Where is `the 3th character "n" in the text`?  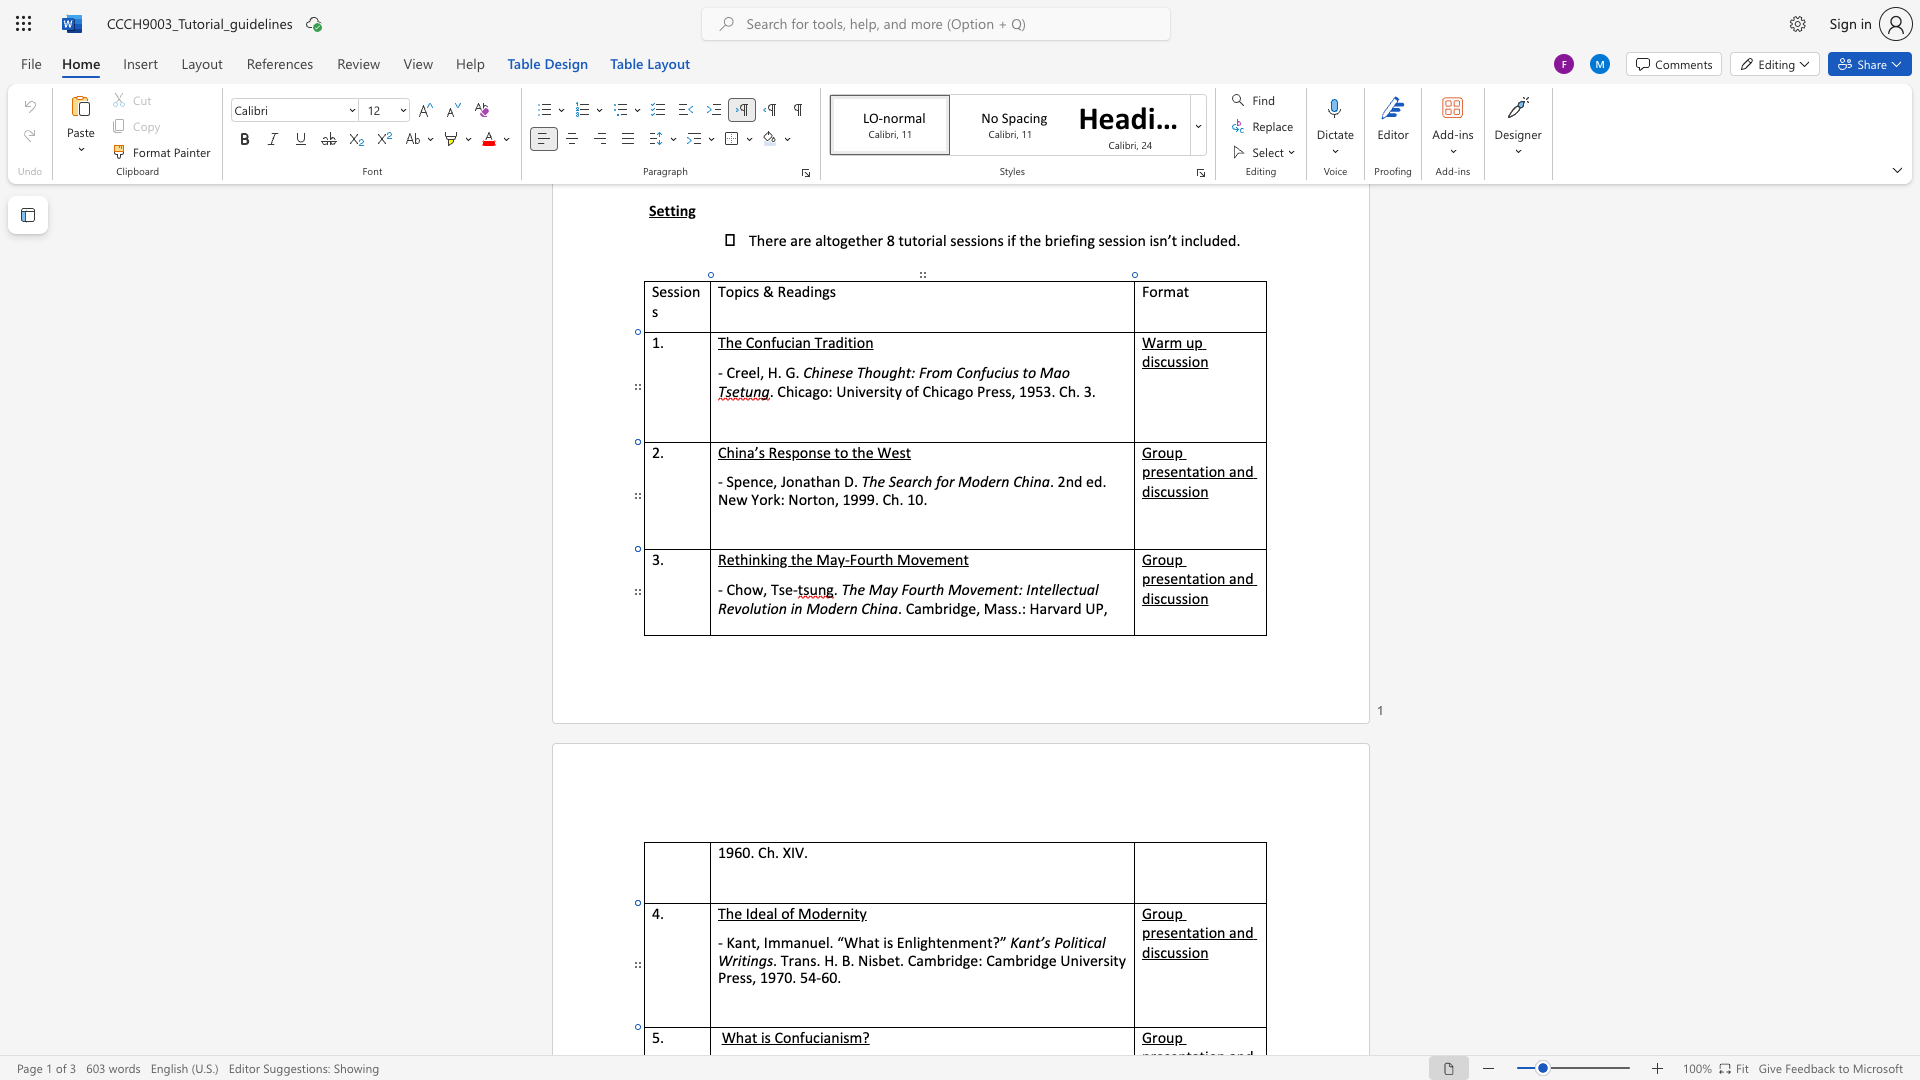 the 3th character "n" in the text is located at coordinates (1239, 932).